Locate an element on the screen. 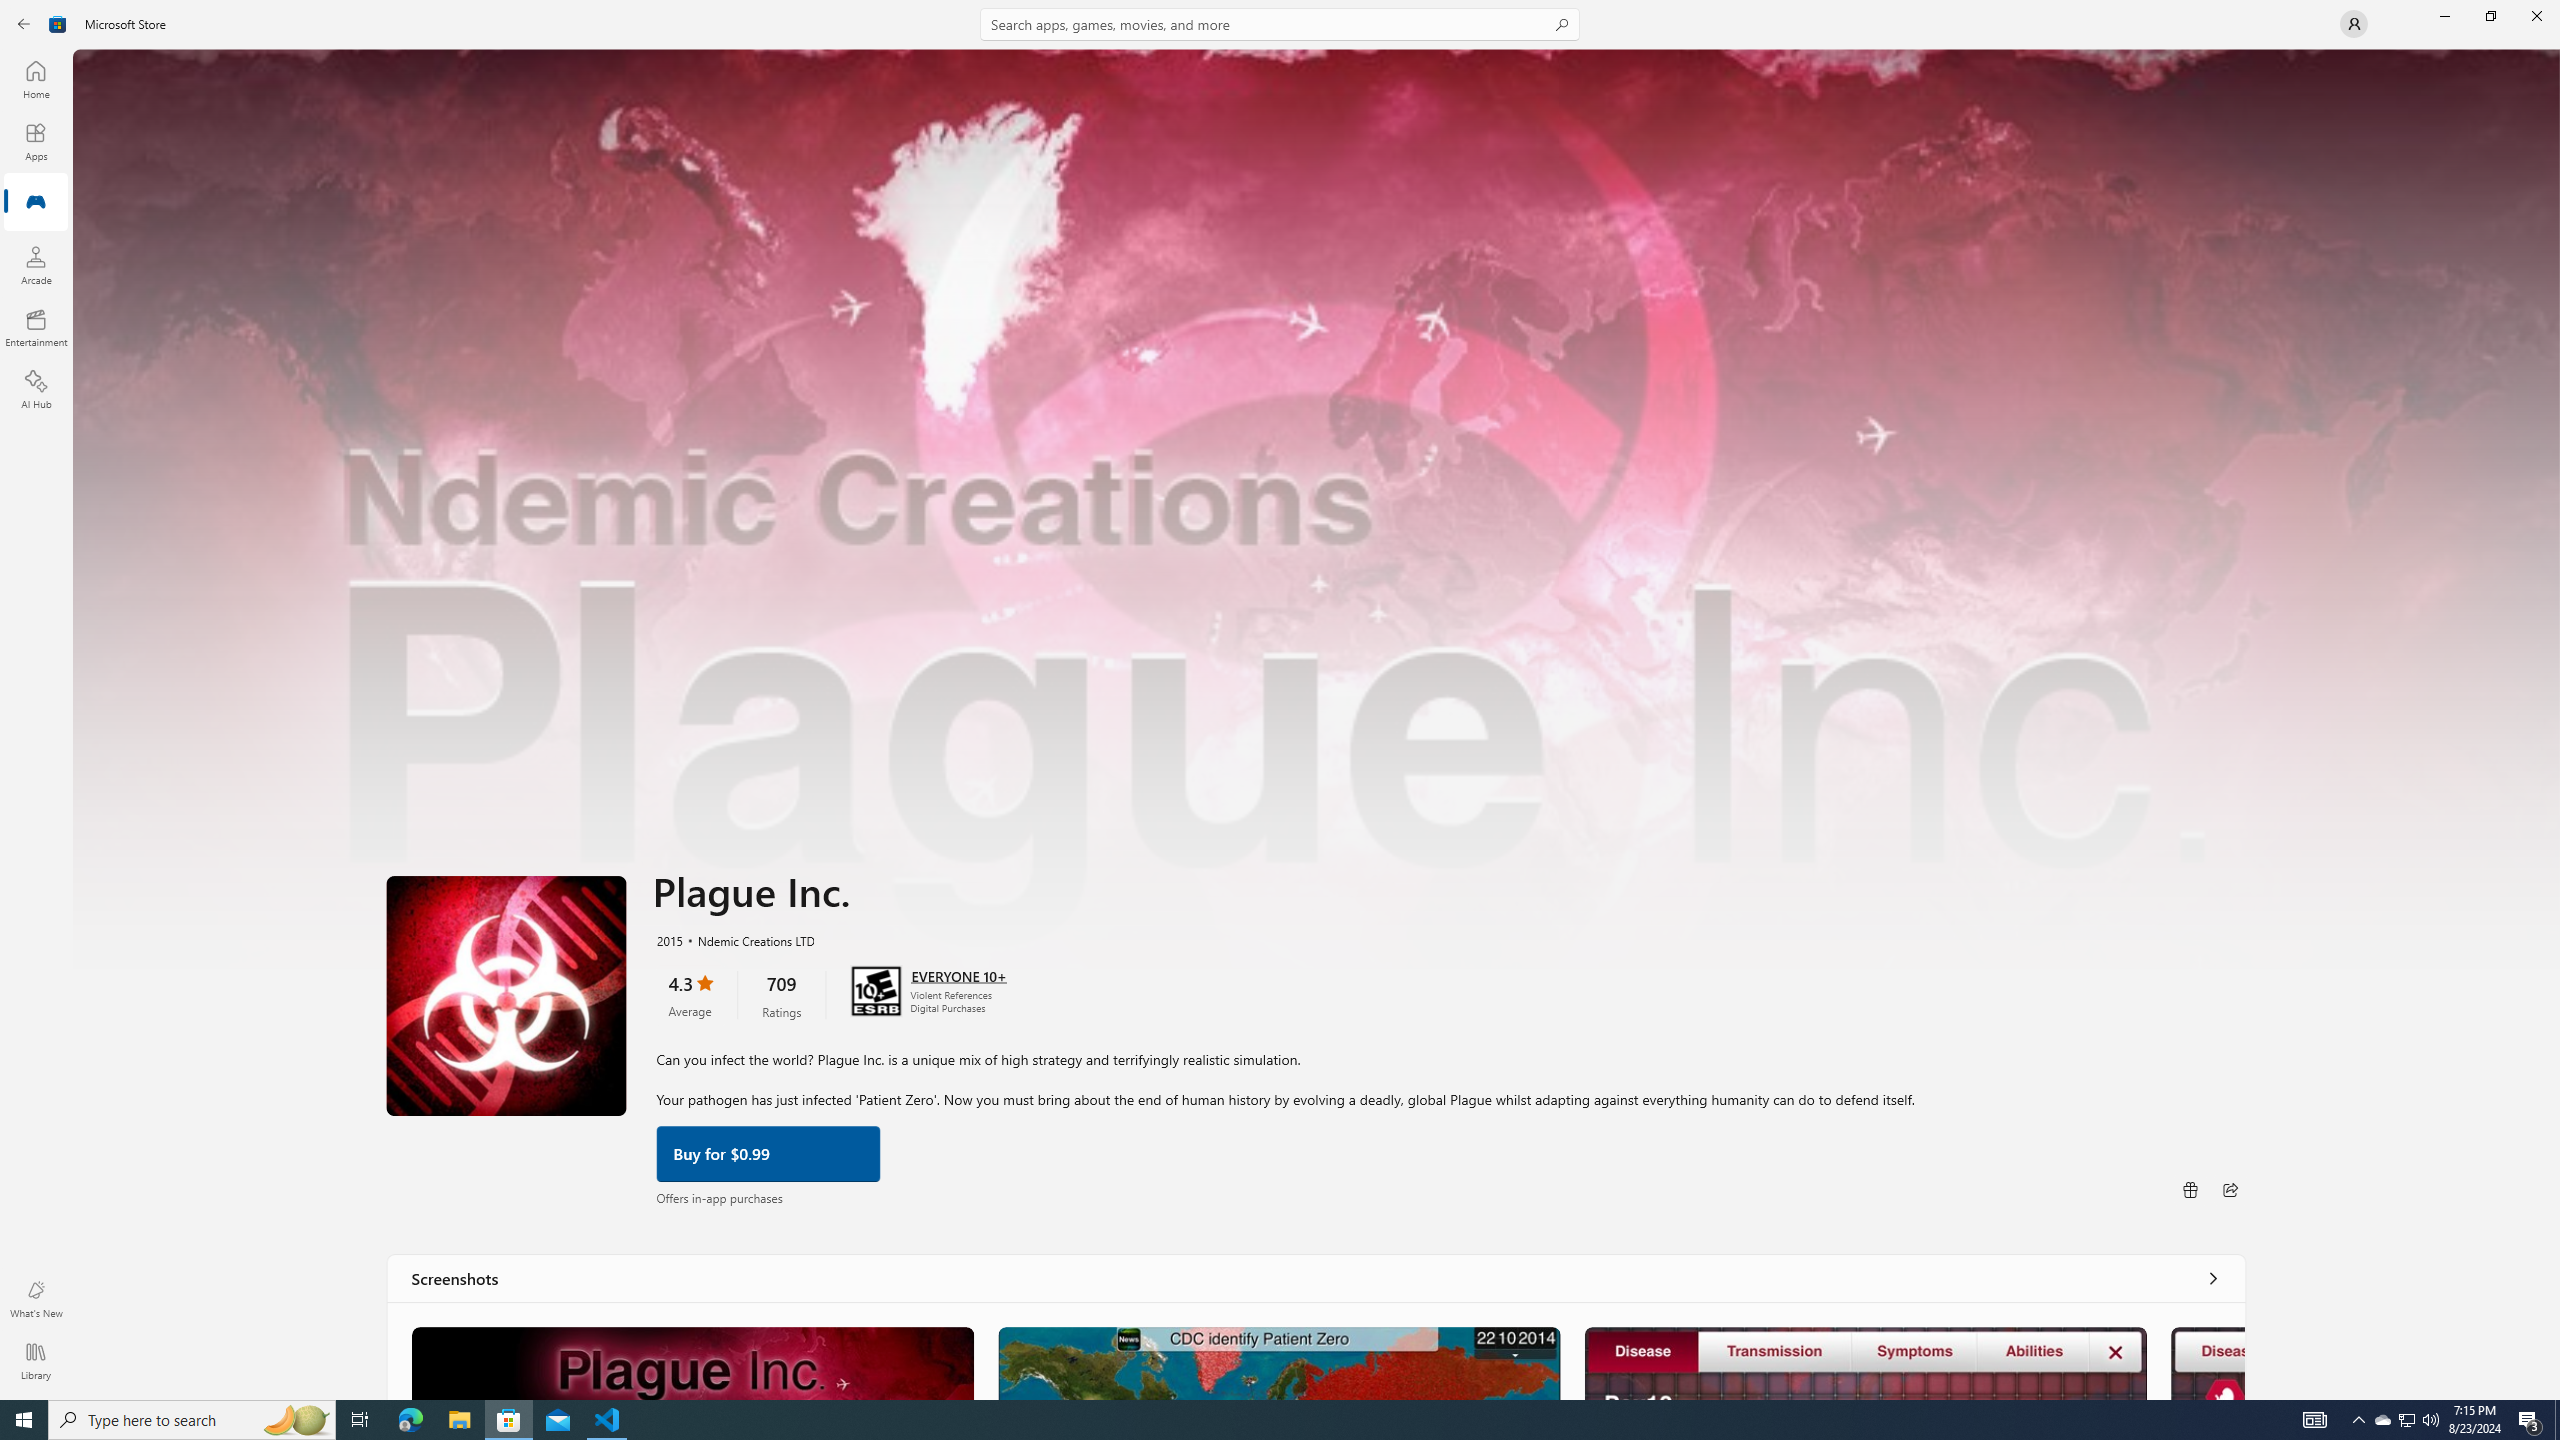 This screenshot has width=2560, height=1440. 'Screenshot 4' is located at coordinates (2208, 1362).